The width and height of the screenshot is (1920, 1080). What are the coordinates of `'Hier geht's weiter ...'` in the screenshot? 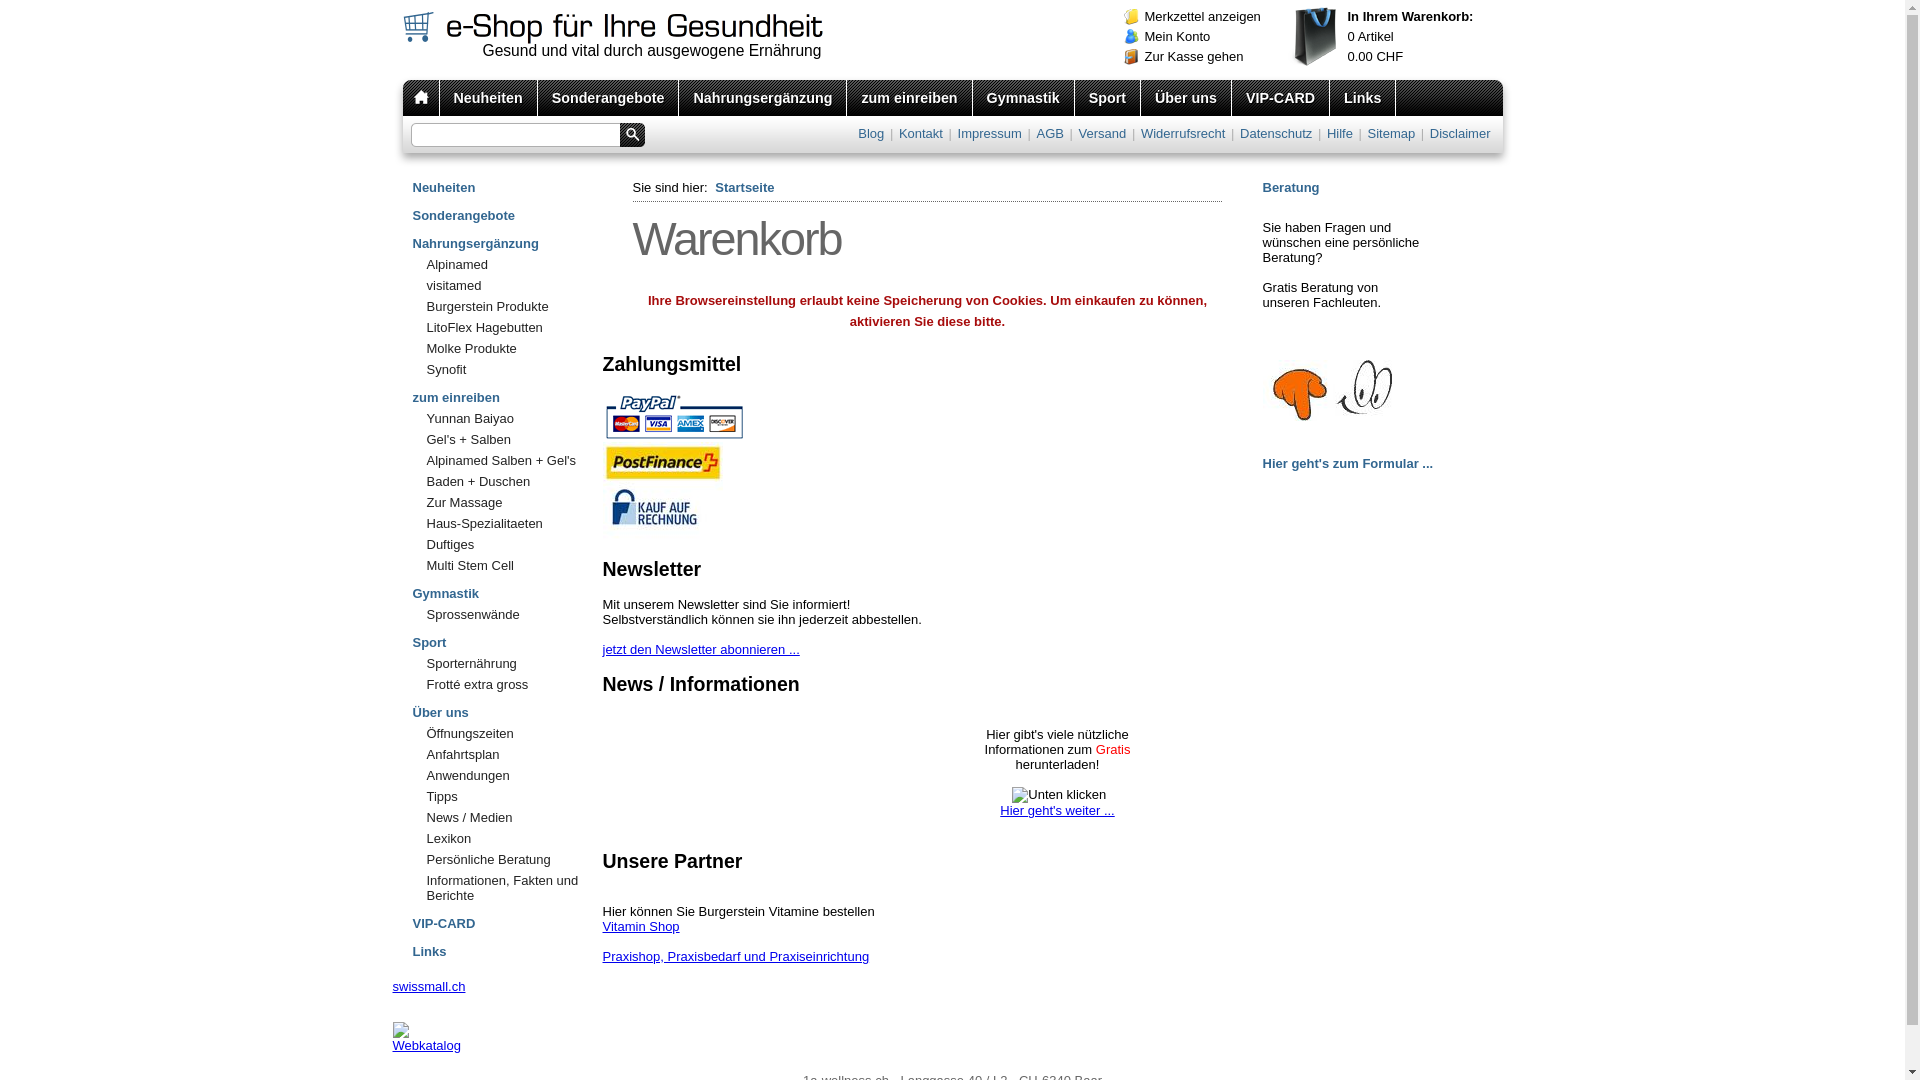 It's located at (1055, 818).